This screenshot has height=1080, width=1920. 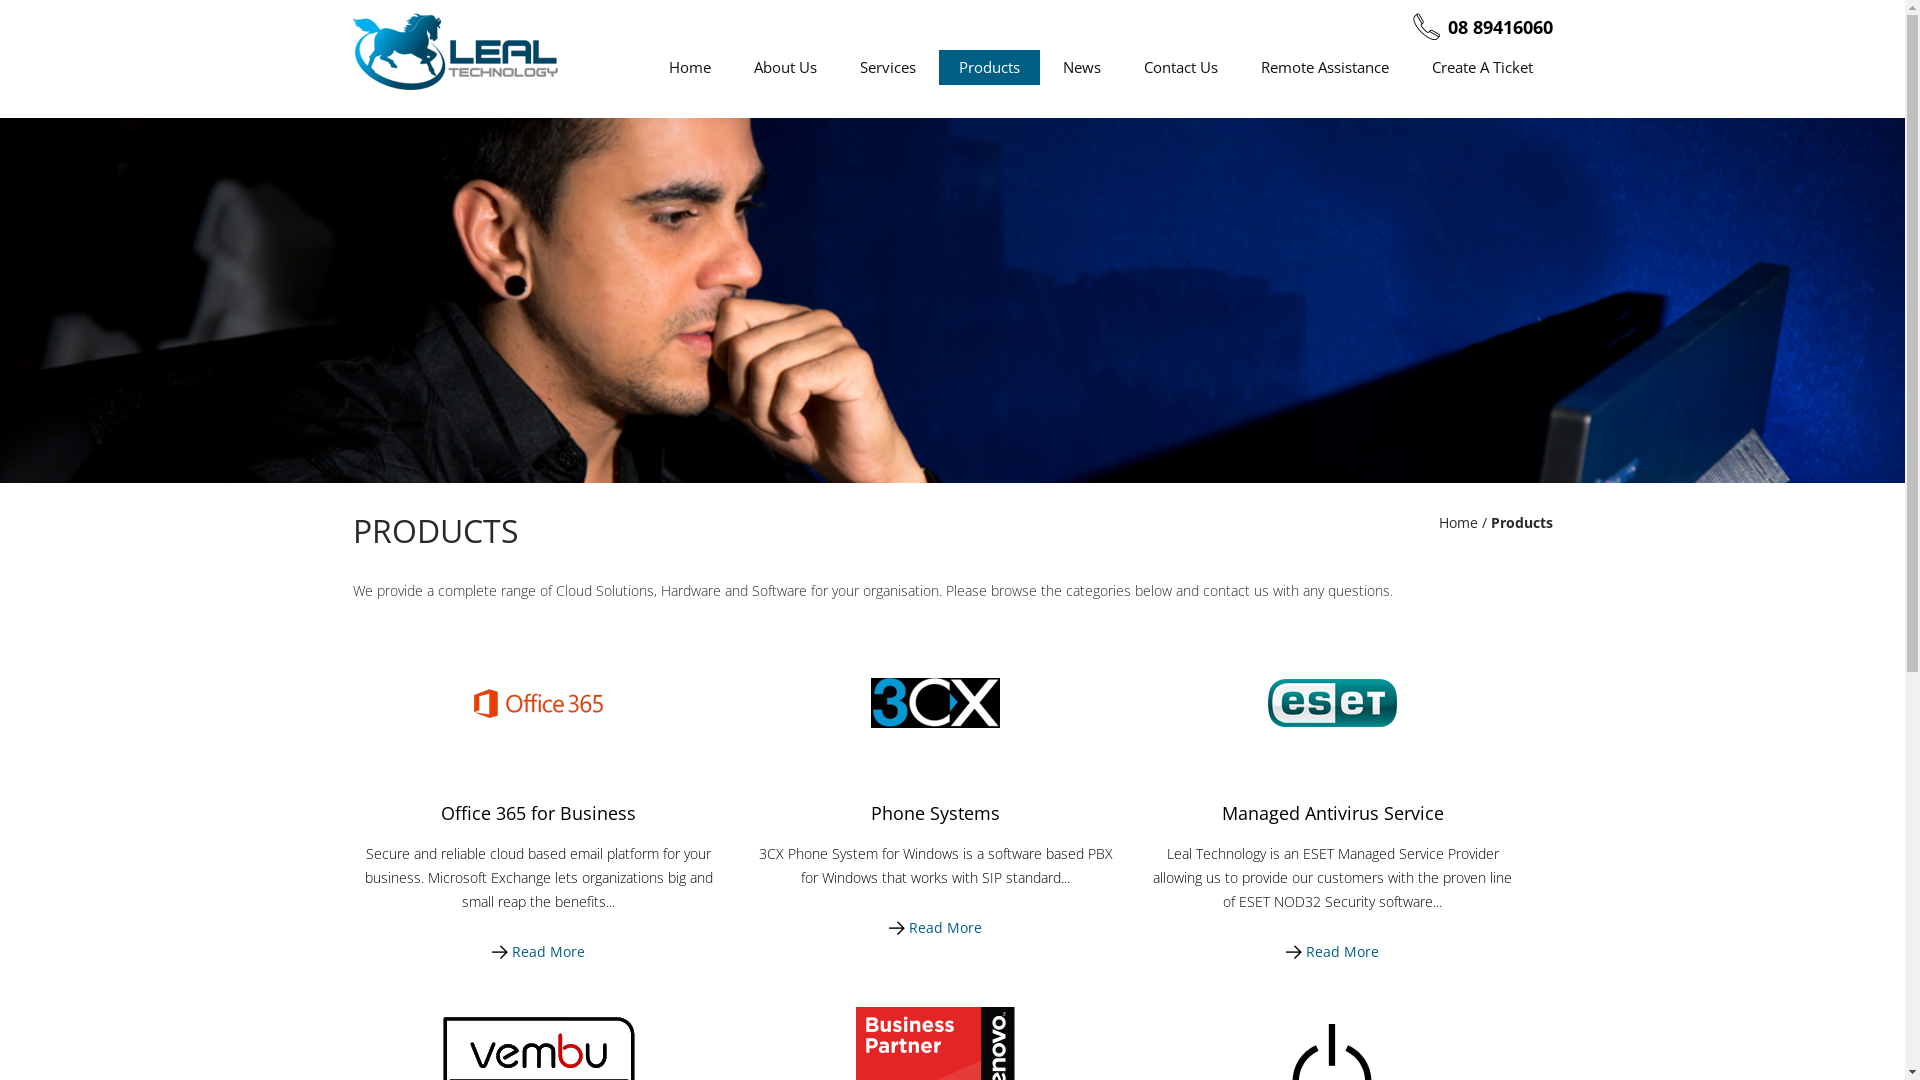 What do you see at coordinates (784, 66) in the screenshot?
I see `'About Us'` at bounding box center [784, 66].